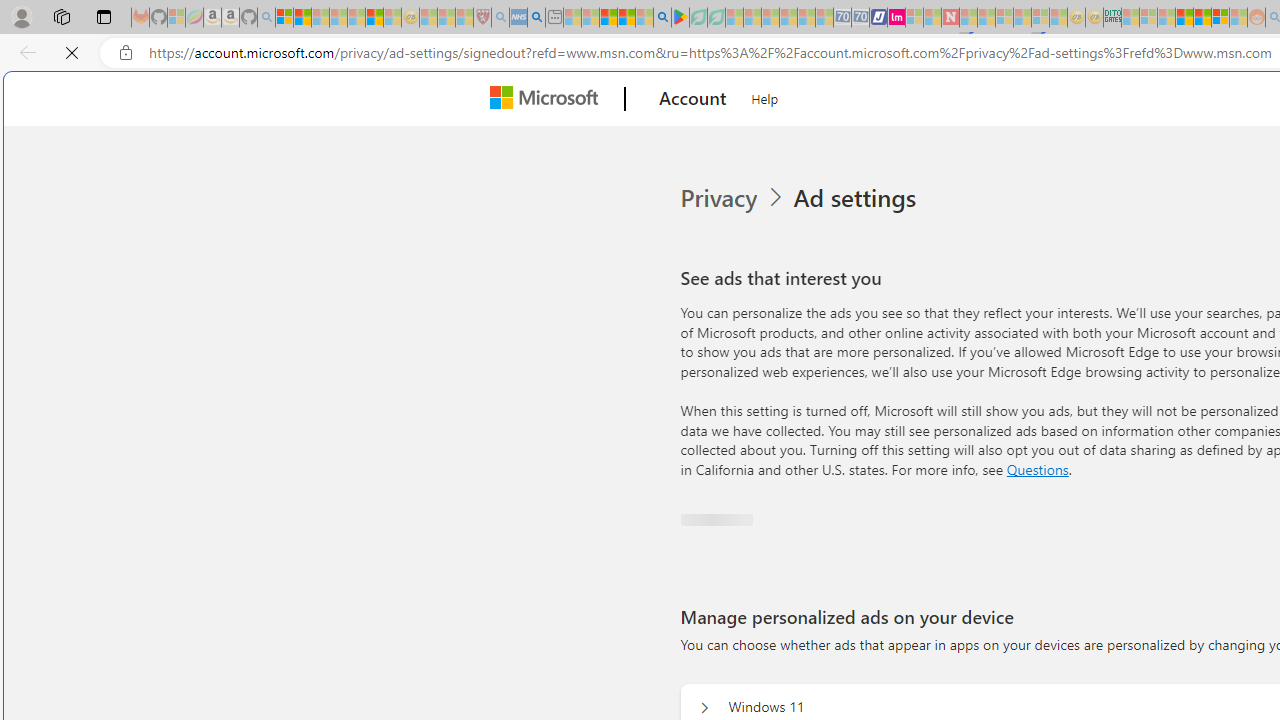  I want to click on 'Cheap Hotels - Save70.com - Sleeping', so click(860, 17).